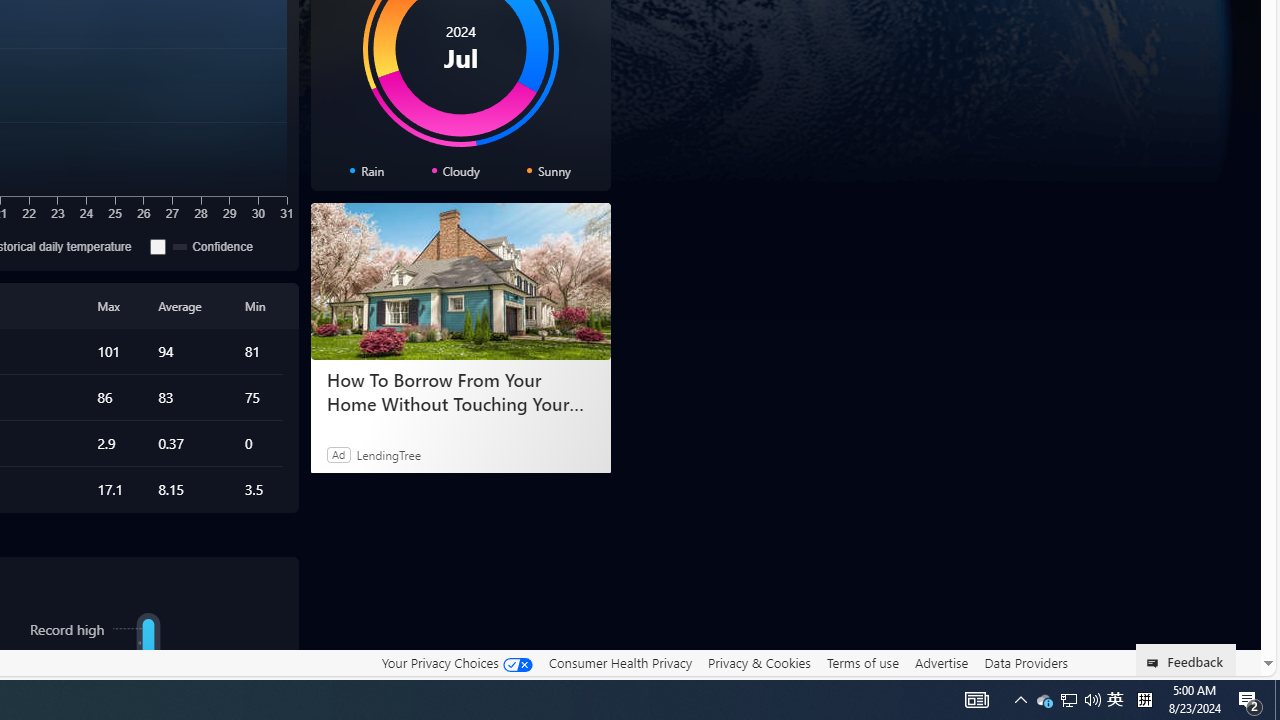 This screenshot has height=720, width=1280. What do you see at coordinates (455, 663) in the screenshot?
I see `'Your Privacy Choices'` at bounding box center [455, 663].